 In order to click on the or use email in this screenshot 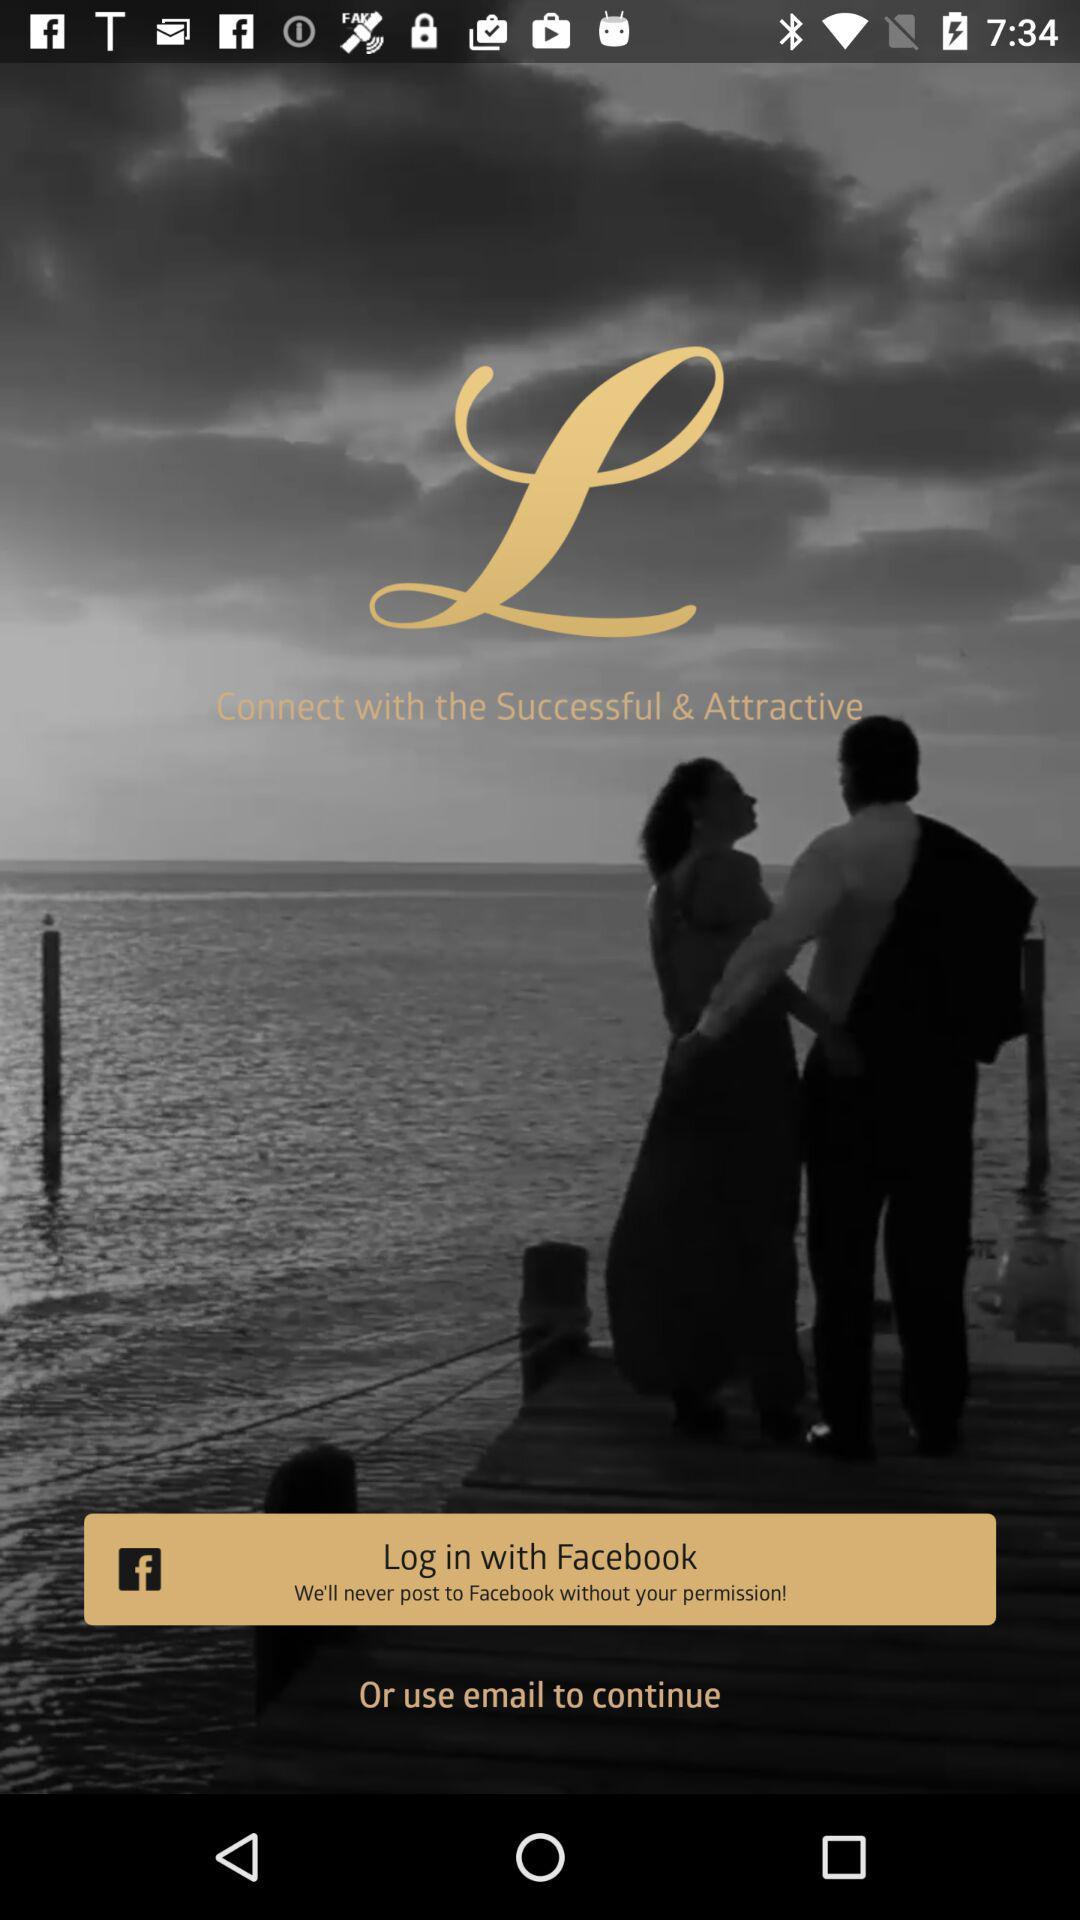, I will do `click(540, 1708)`.